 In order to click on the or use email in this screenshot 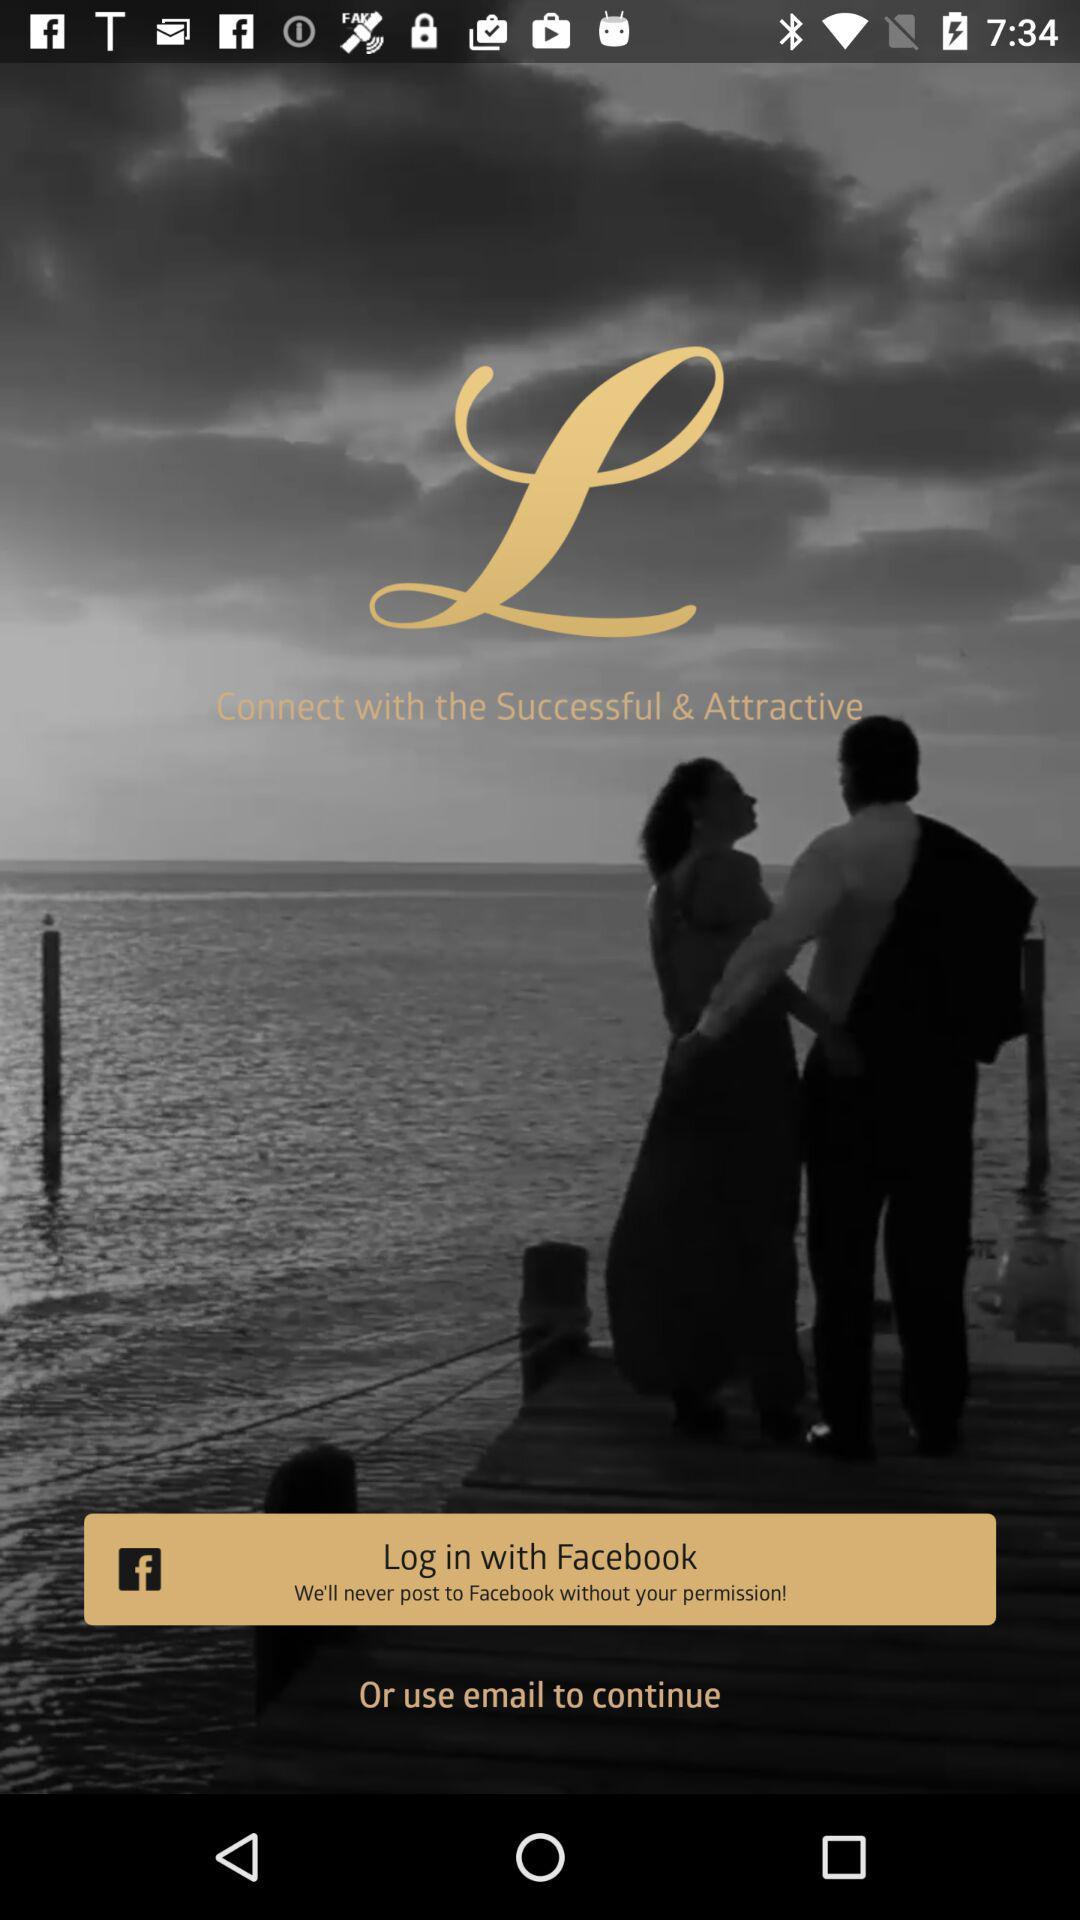, I will do `click(540, 1708)`.